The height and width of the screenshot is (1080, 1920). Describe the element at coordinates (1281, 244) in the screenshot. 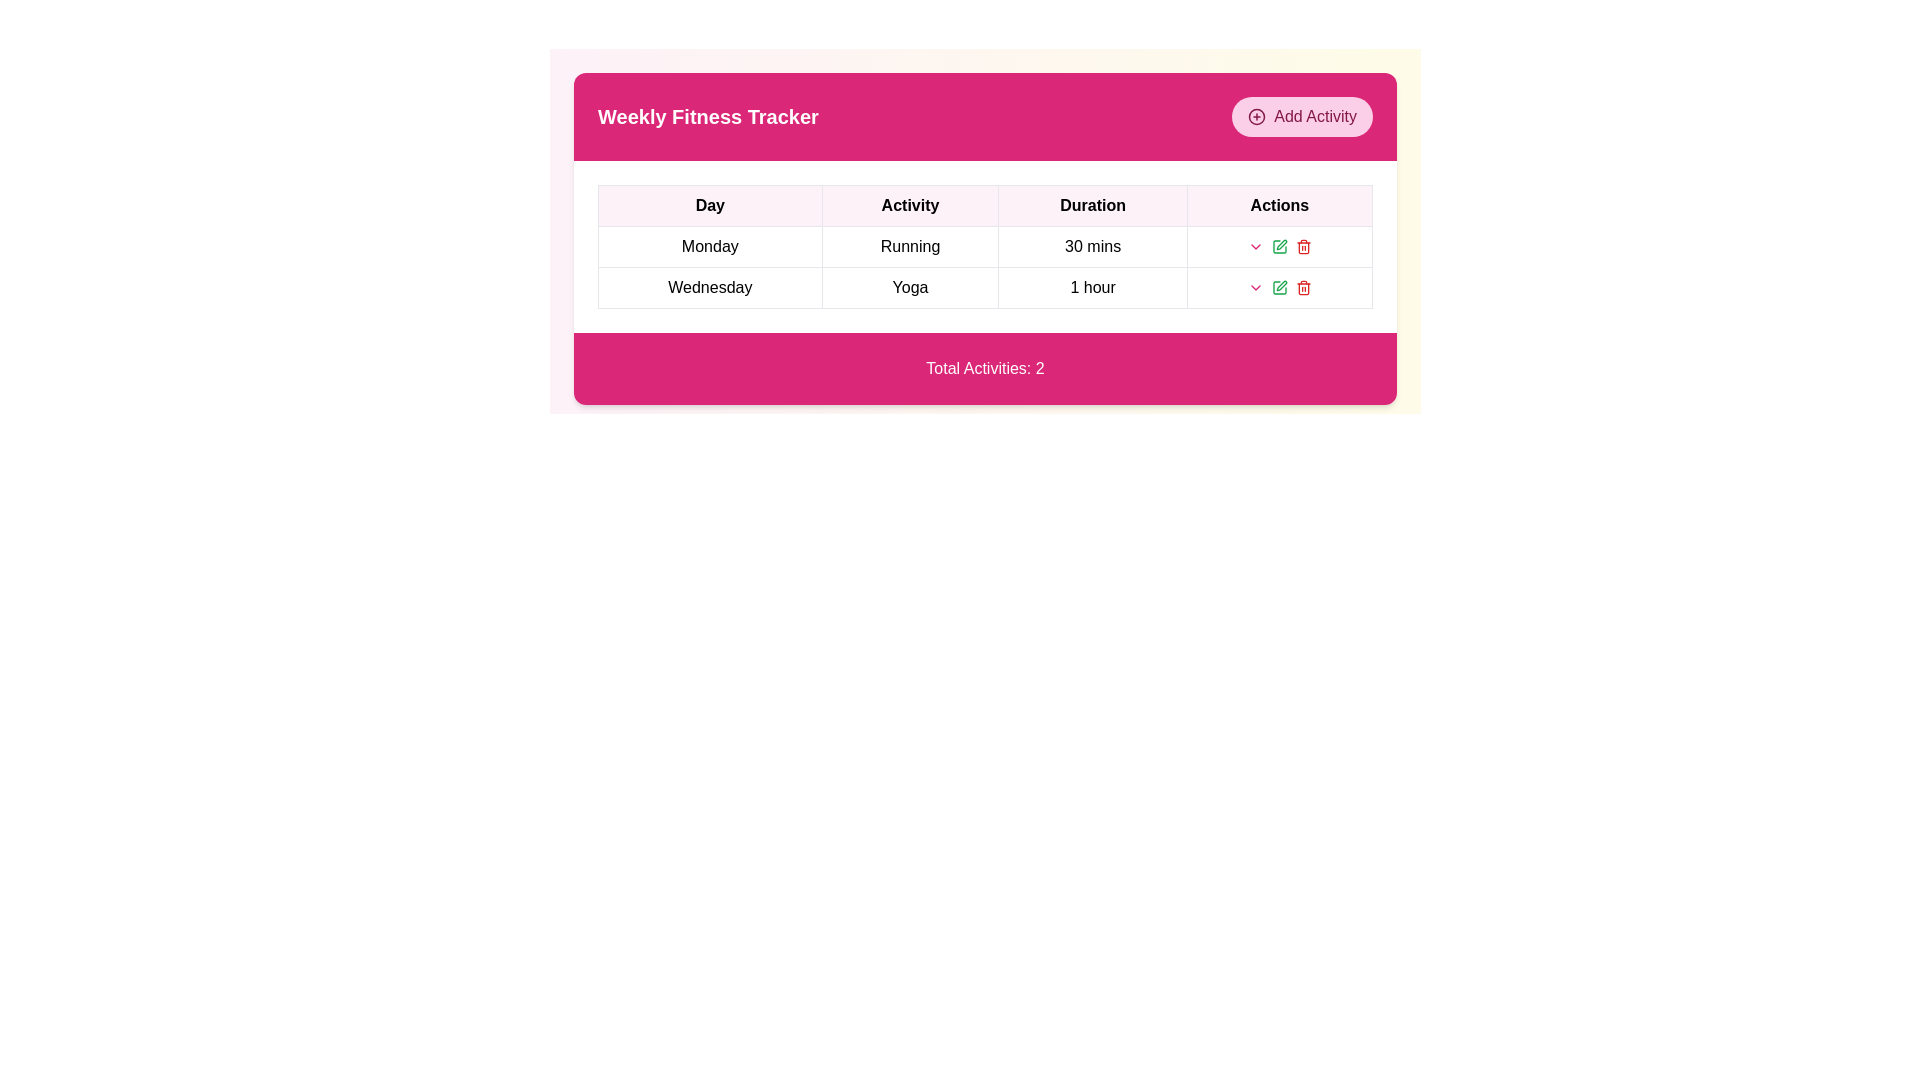

I see `the edit icon (a small pen-shaped icon) located in the 'Actions' column for Wednesday's 'Yoga' activity to initiate editing for that row` at that location.